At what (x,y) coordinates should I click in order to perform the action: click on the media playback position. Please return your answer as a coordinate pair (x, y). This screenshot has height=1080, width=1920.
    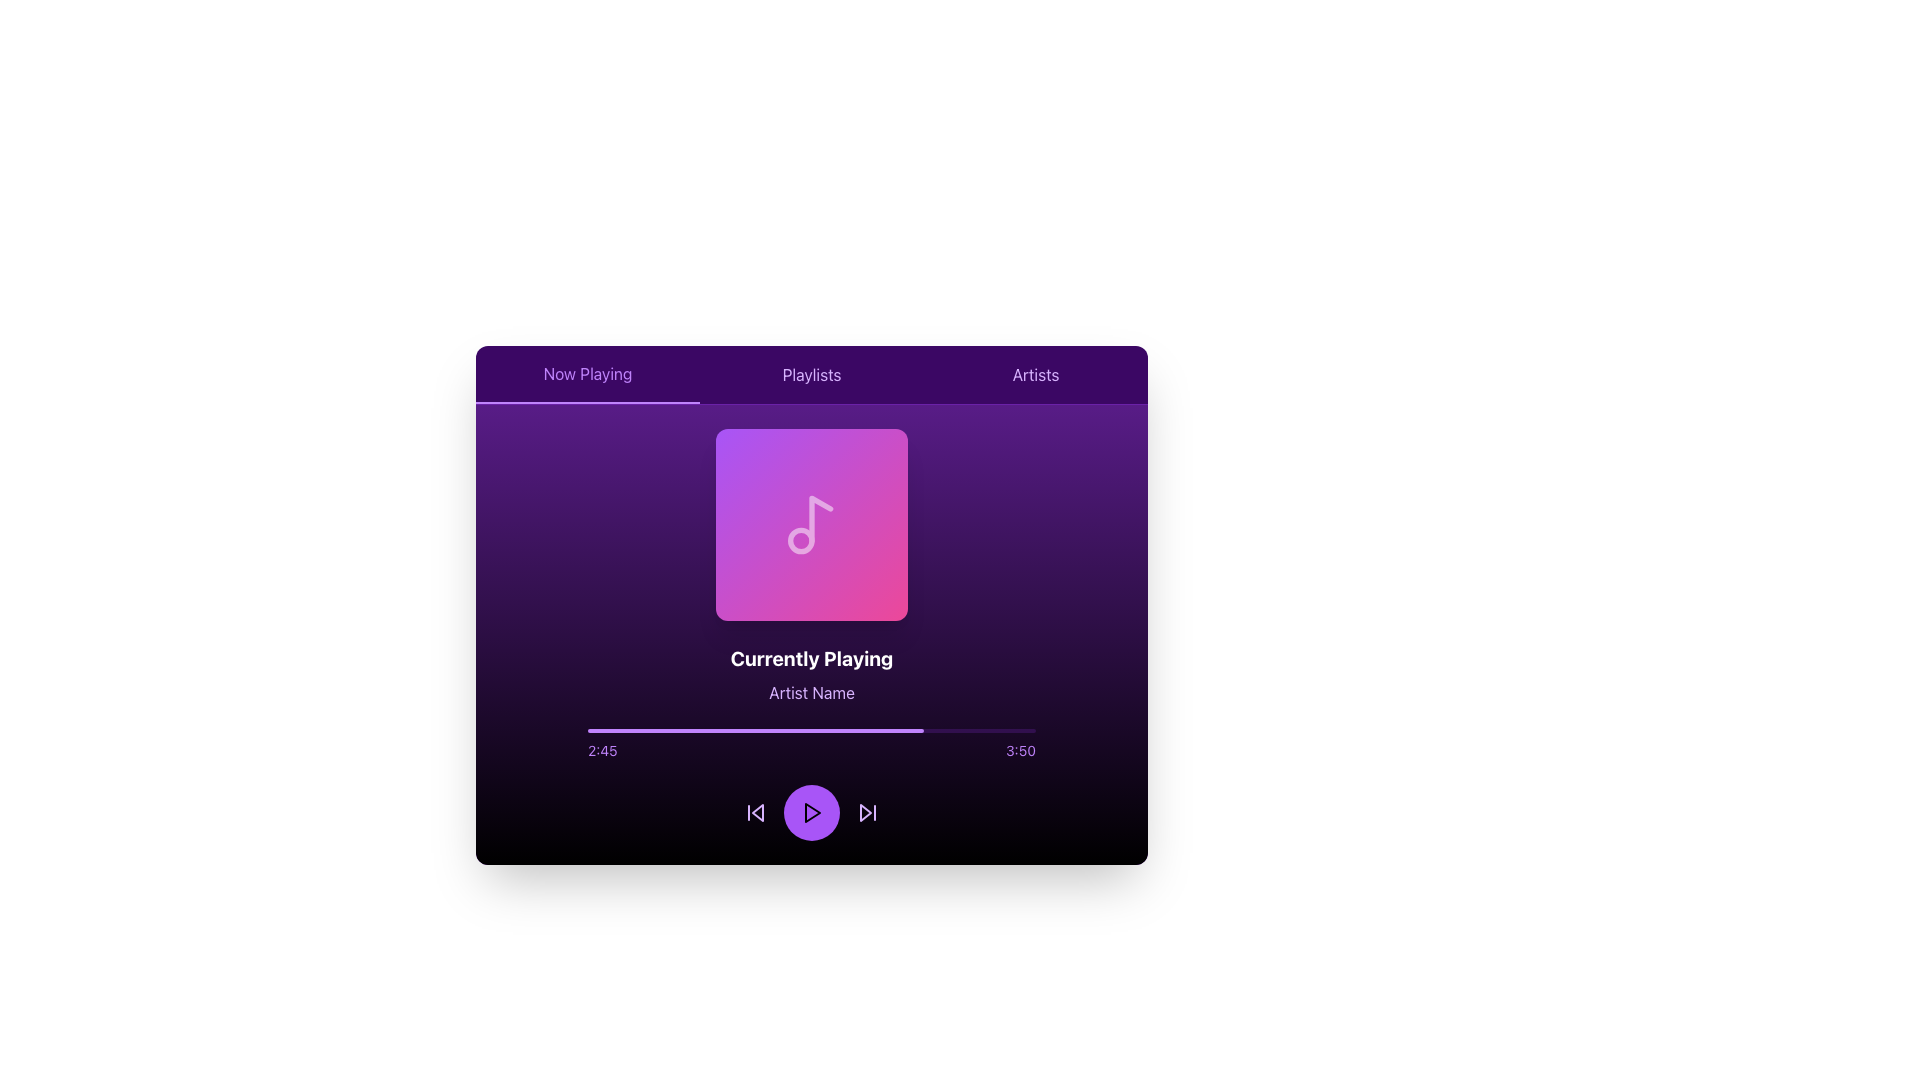
    Looking at the image, I should click on (662, 731).